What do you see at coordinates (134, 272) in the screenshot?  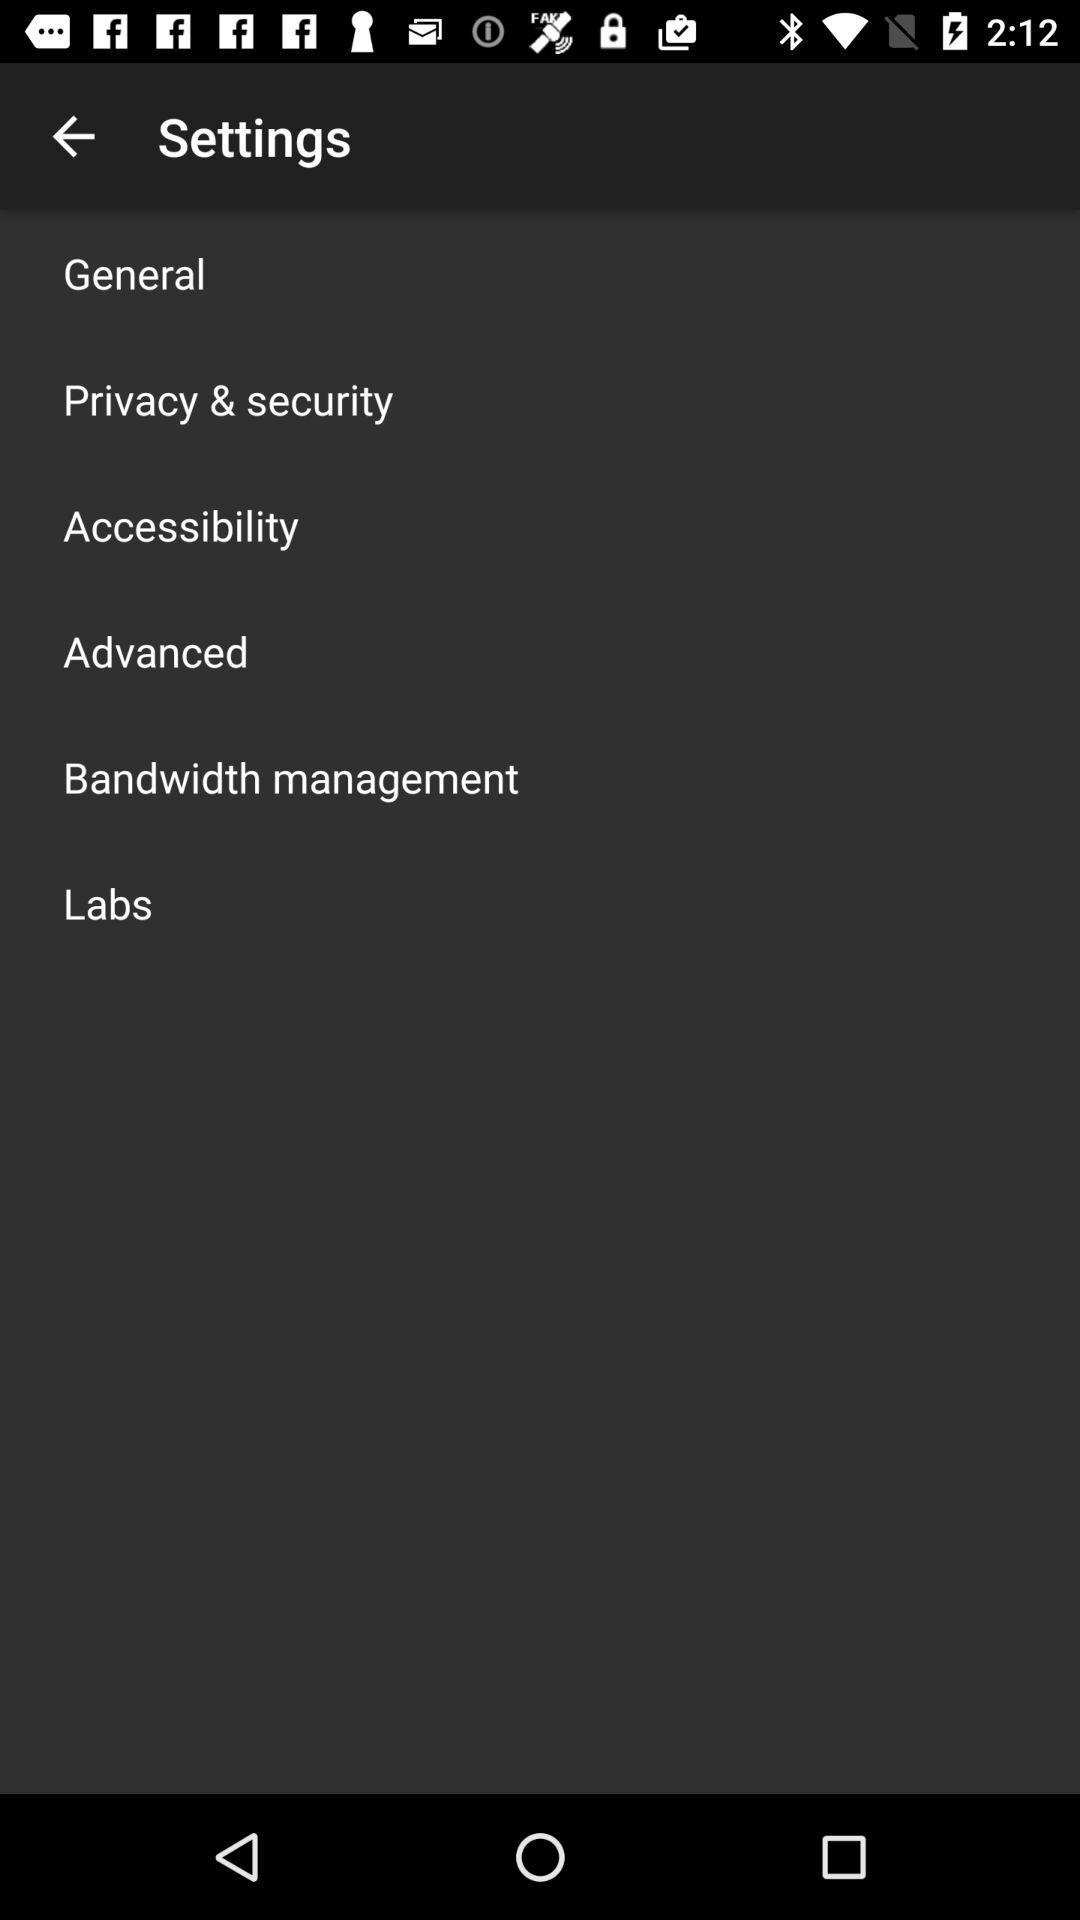 I see `the general` at bounding box center [134, 272].